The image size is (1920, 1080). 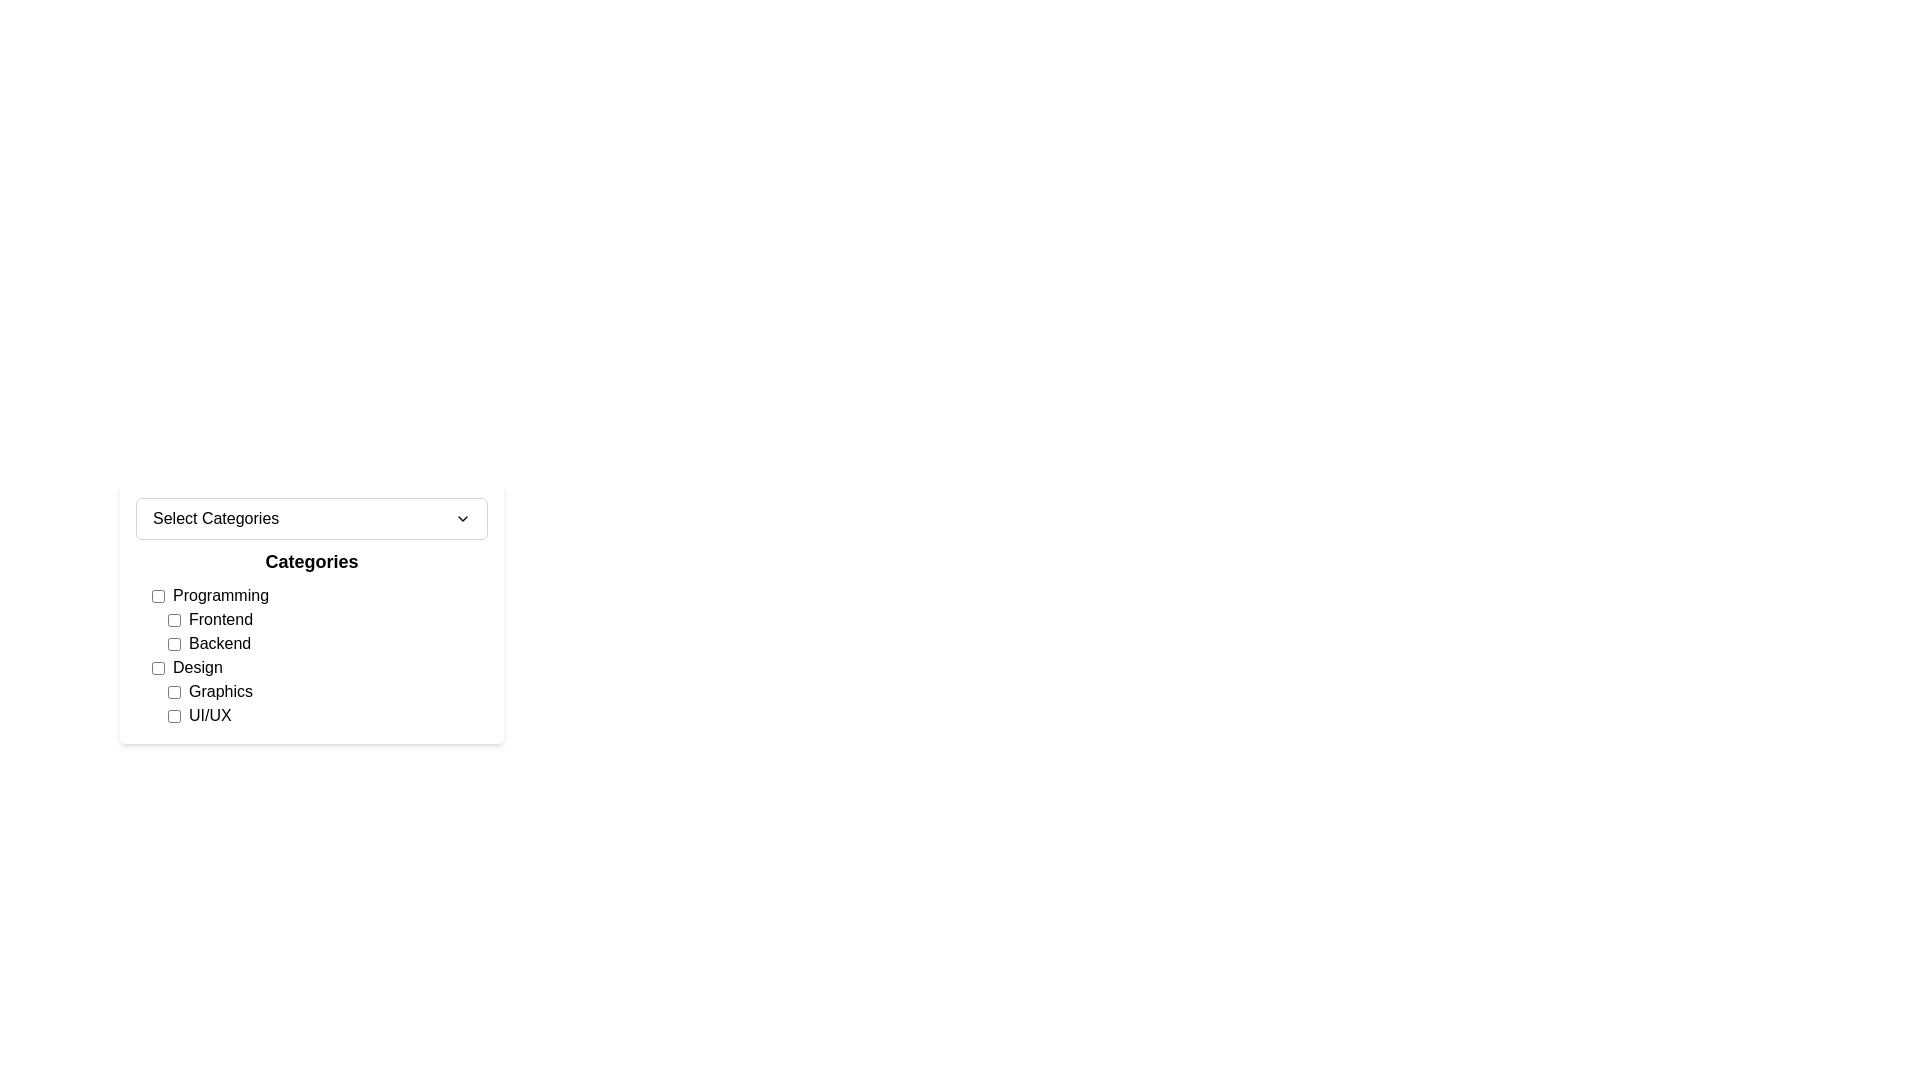 What do you see at coordinates (327, 644) in the screenshot?
I see `the 'Backend' checkbox by using the keyboard` at bounding box center [327, 644].